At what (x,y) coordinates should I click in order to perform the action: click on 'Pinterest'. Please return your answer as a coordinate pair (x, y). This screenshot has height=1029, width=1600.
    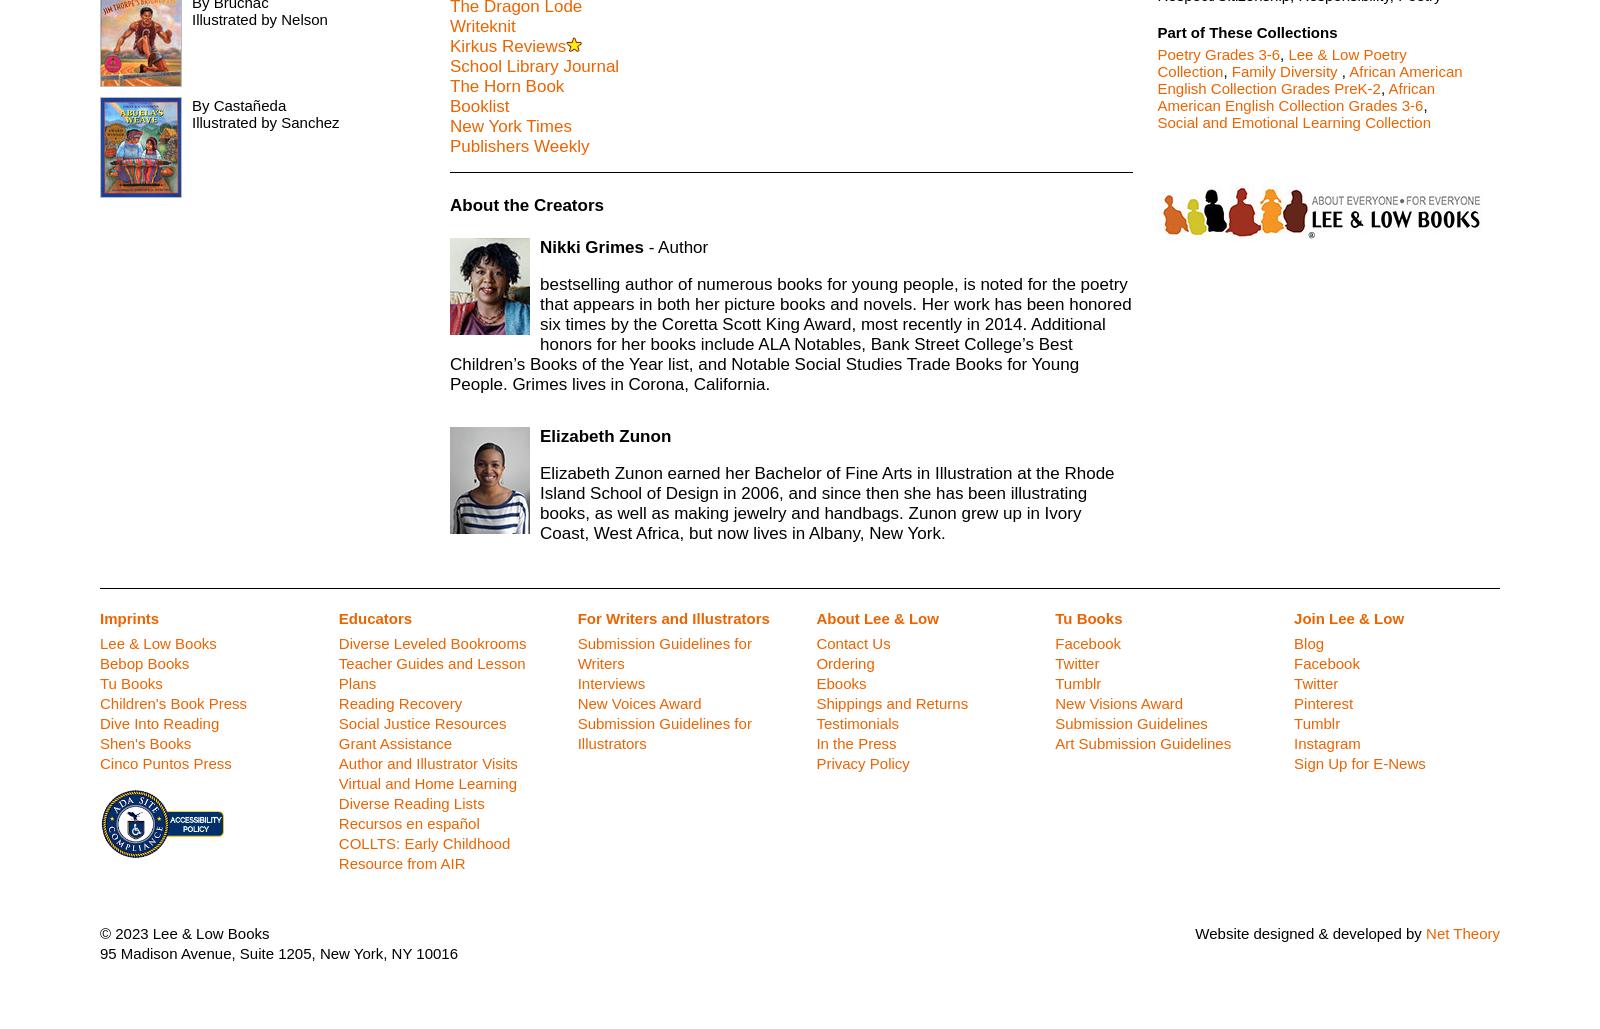
    Looking at the image, I should click on (1322, 702).